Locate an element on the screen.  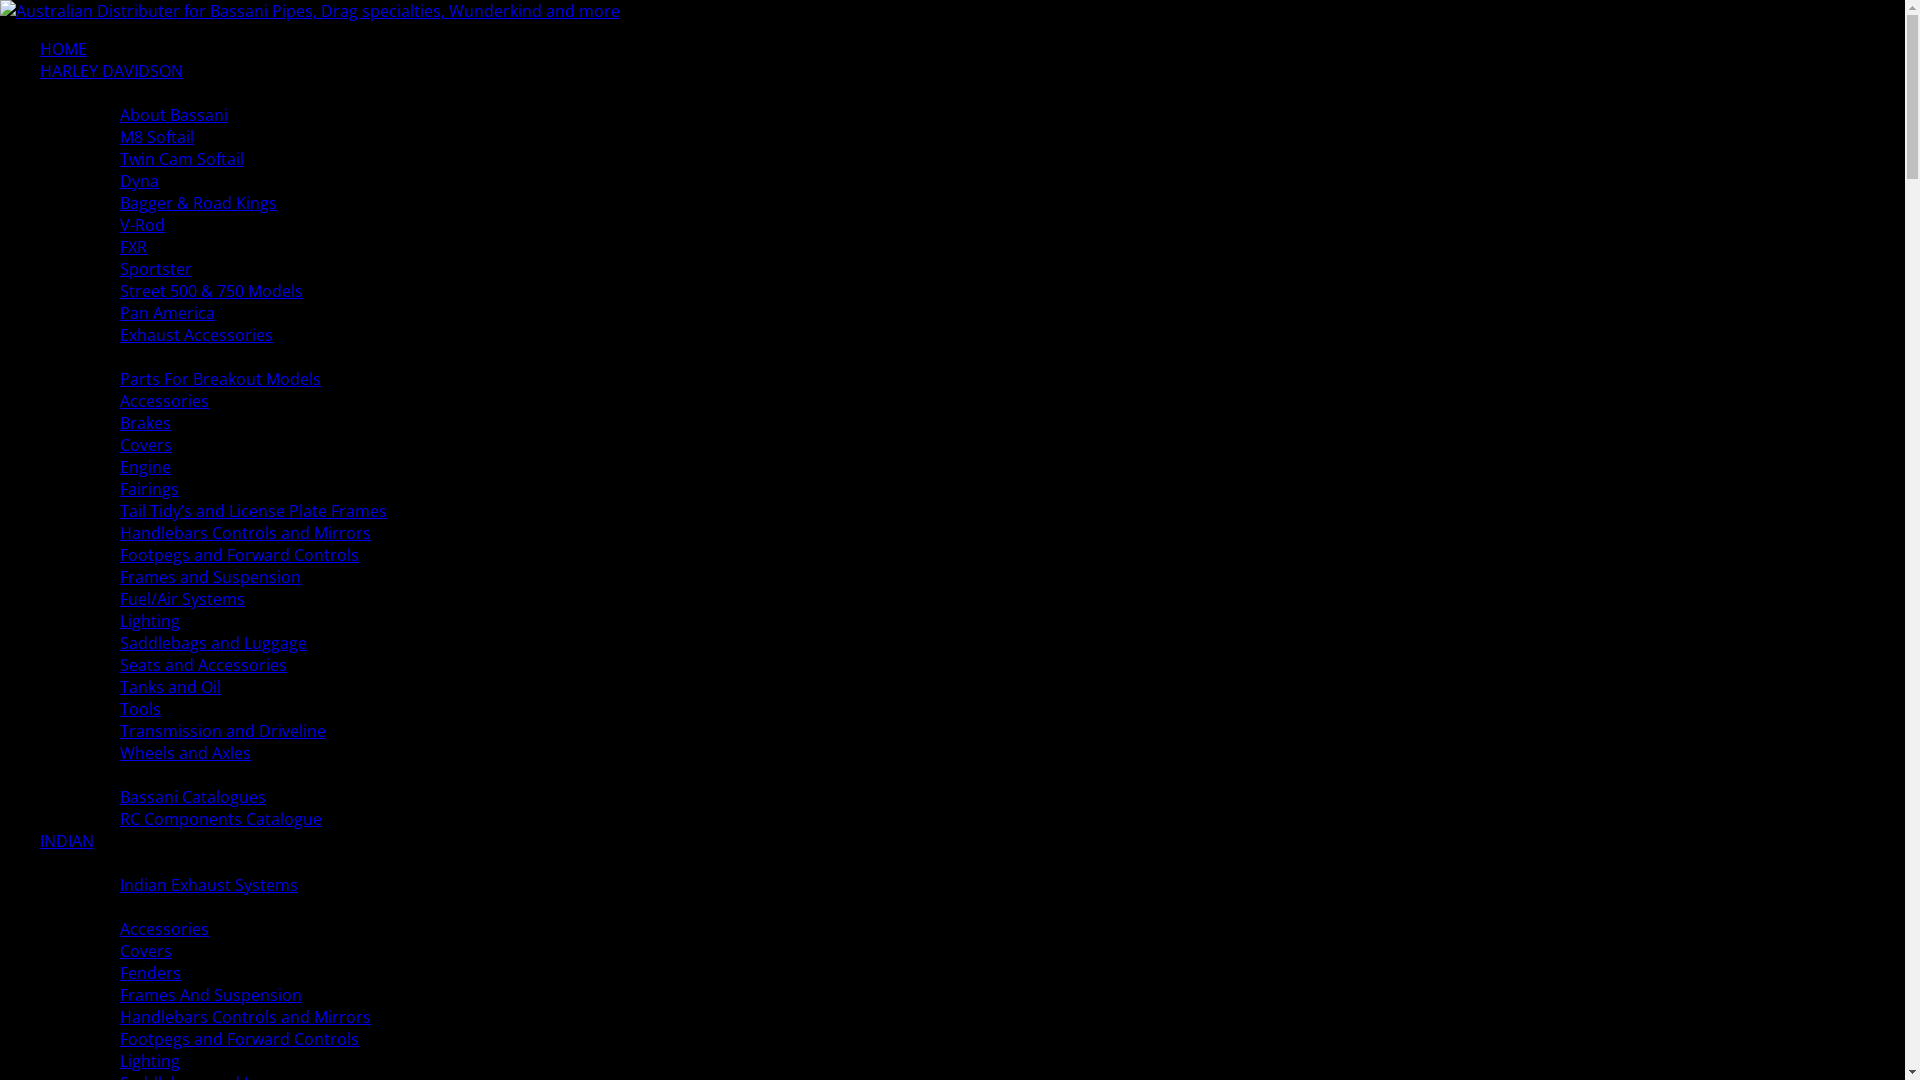
'Accessories' is located at coordinates (119, 929).